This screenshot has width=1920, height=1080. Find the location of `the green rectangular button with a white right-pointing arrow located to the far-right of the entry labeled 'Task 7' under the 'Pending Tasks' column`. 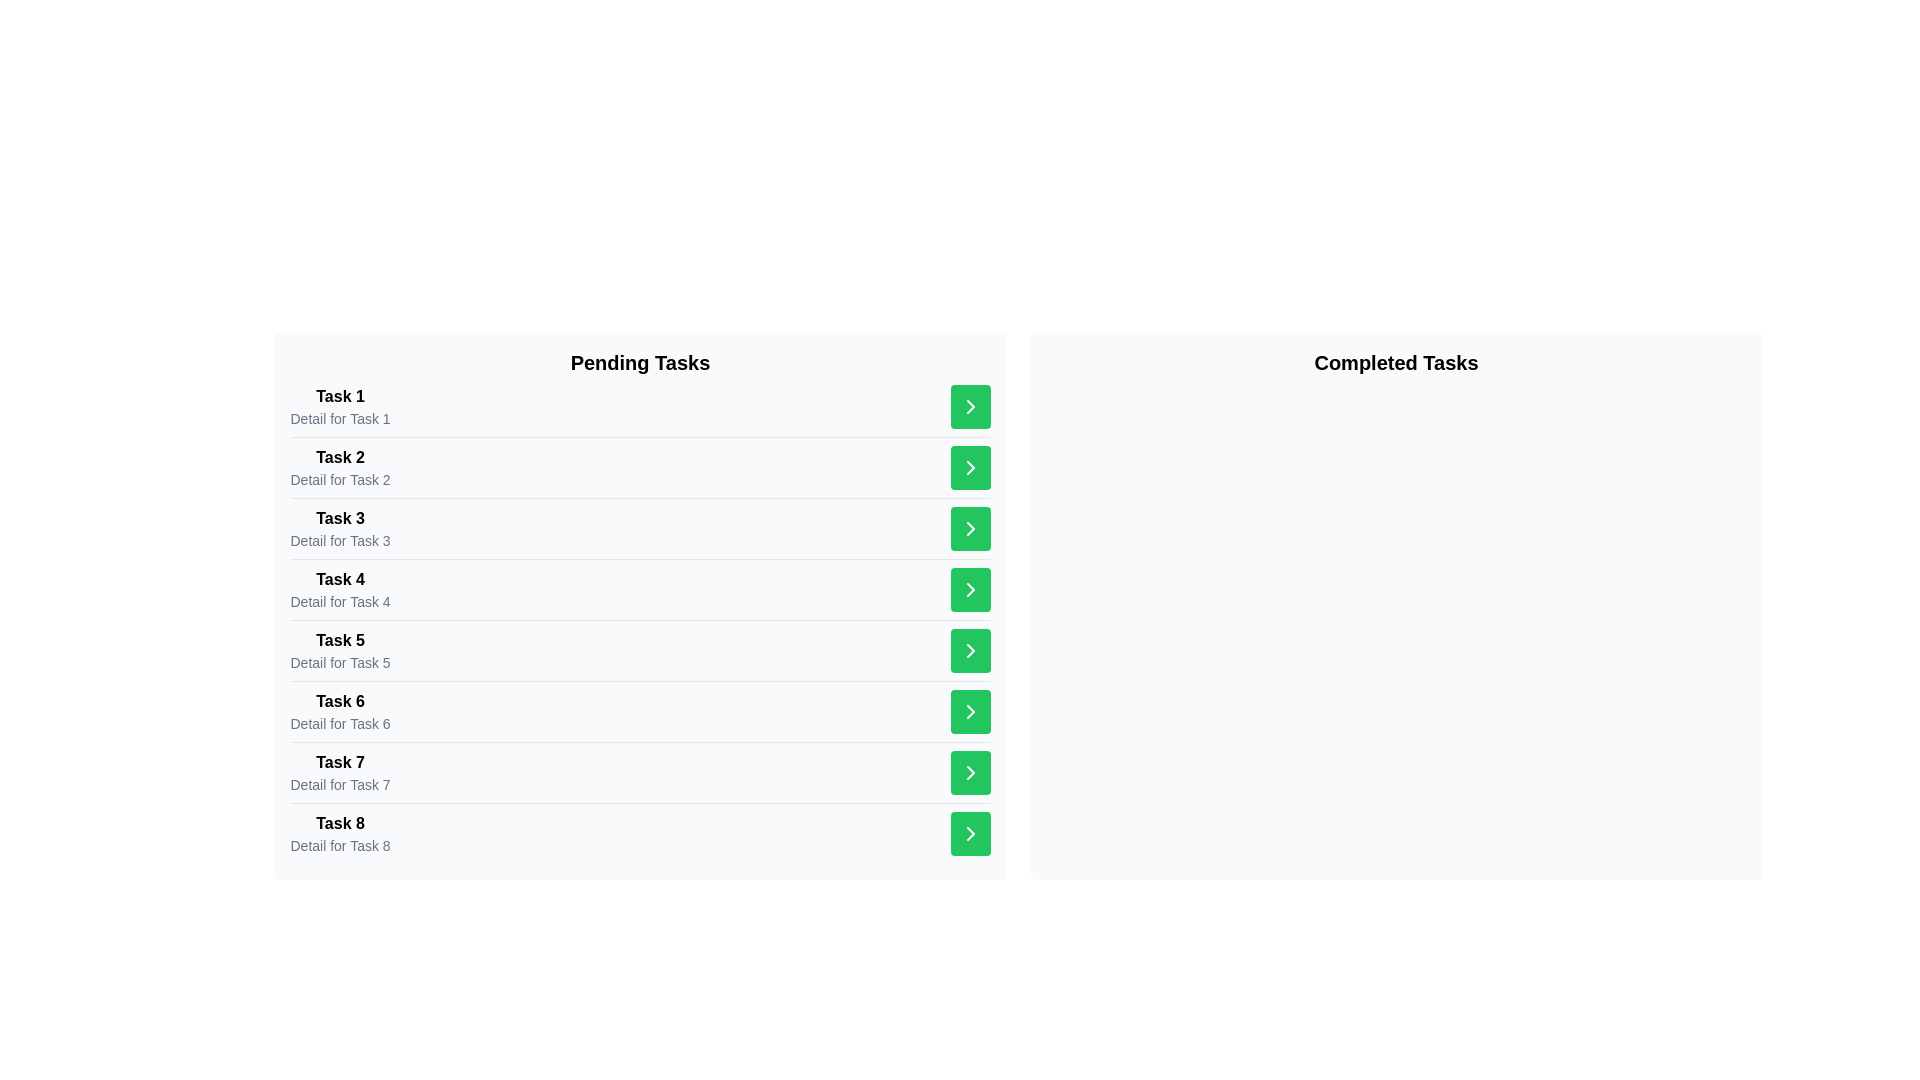

the green rectangular button with a white right-pointing arrow located to the far-right of the entry labeled 'Task 7' under the 'Pending Tasks' column is located at coordinates (970, 771).